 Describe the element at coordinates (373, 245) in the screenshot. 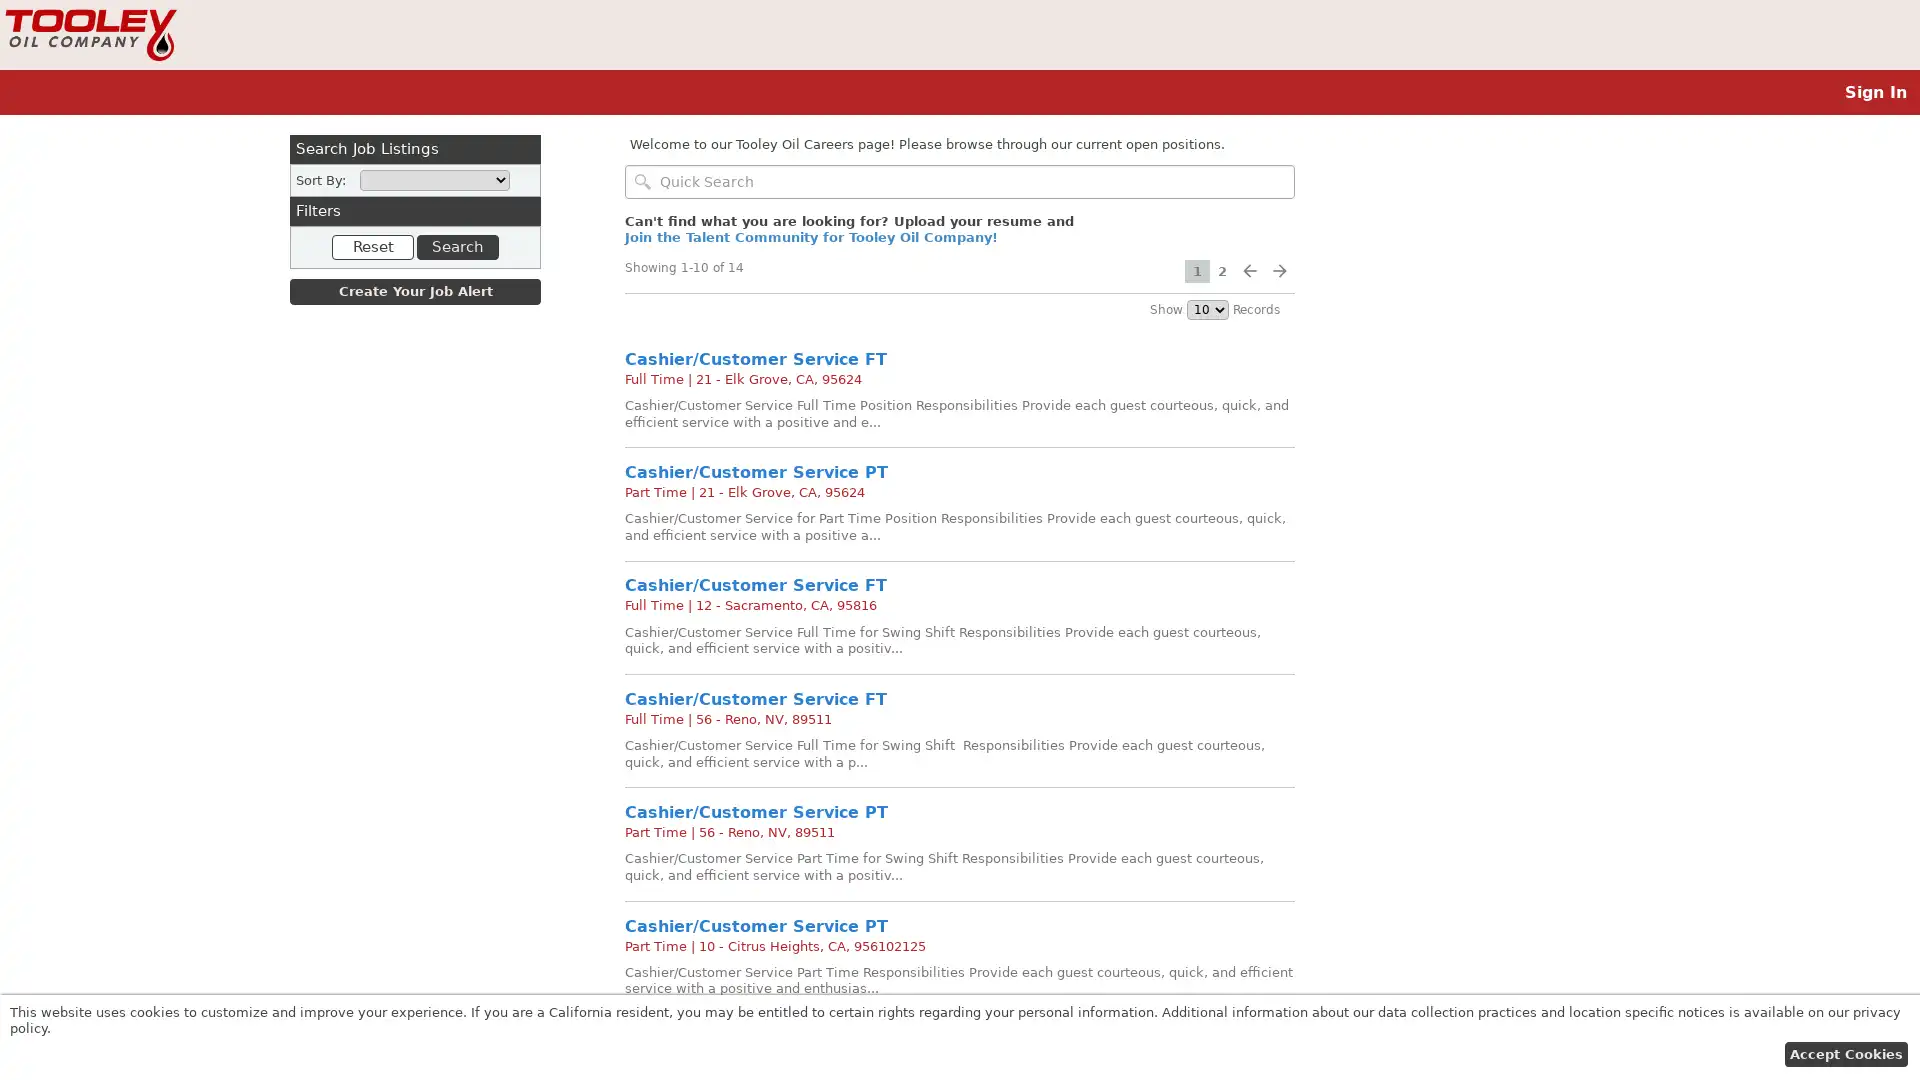

I see `Reset` at that location.